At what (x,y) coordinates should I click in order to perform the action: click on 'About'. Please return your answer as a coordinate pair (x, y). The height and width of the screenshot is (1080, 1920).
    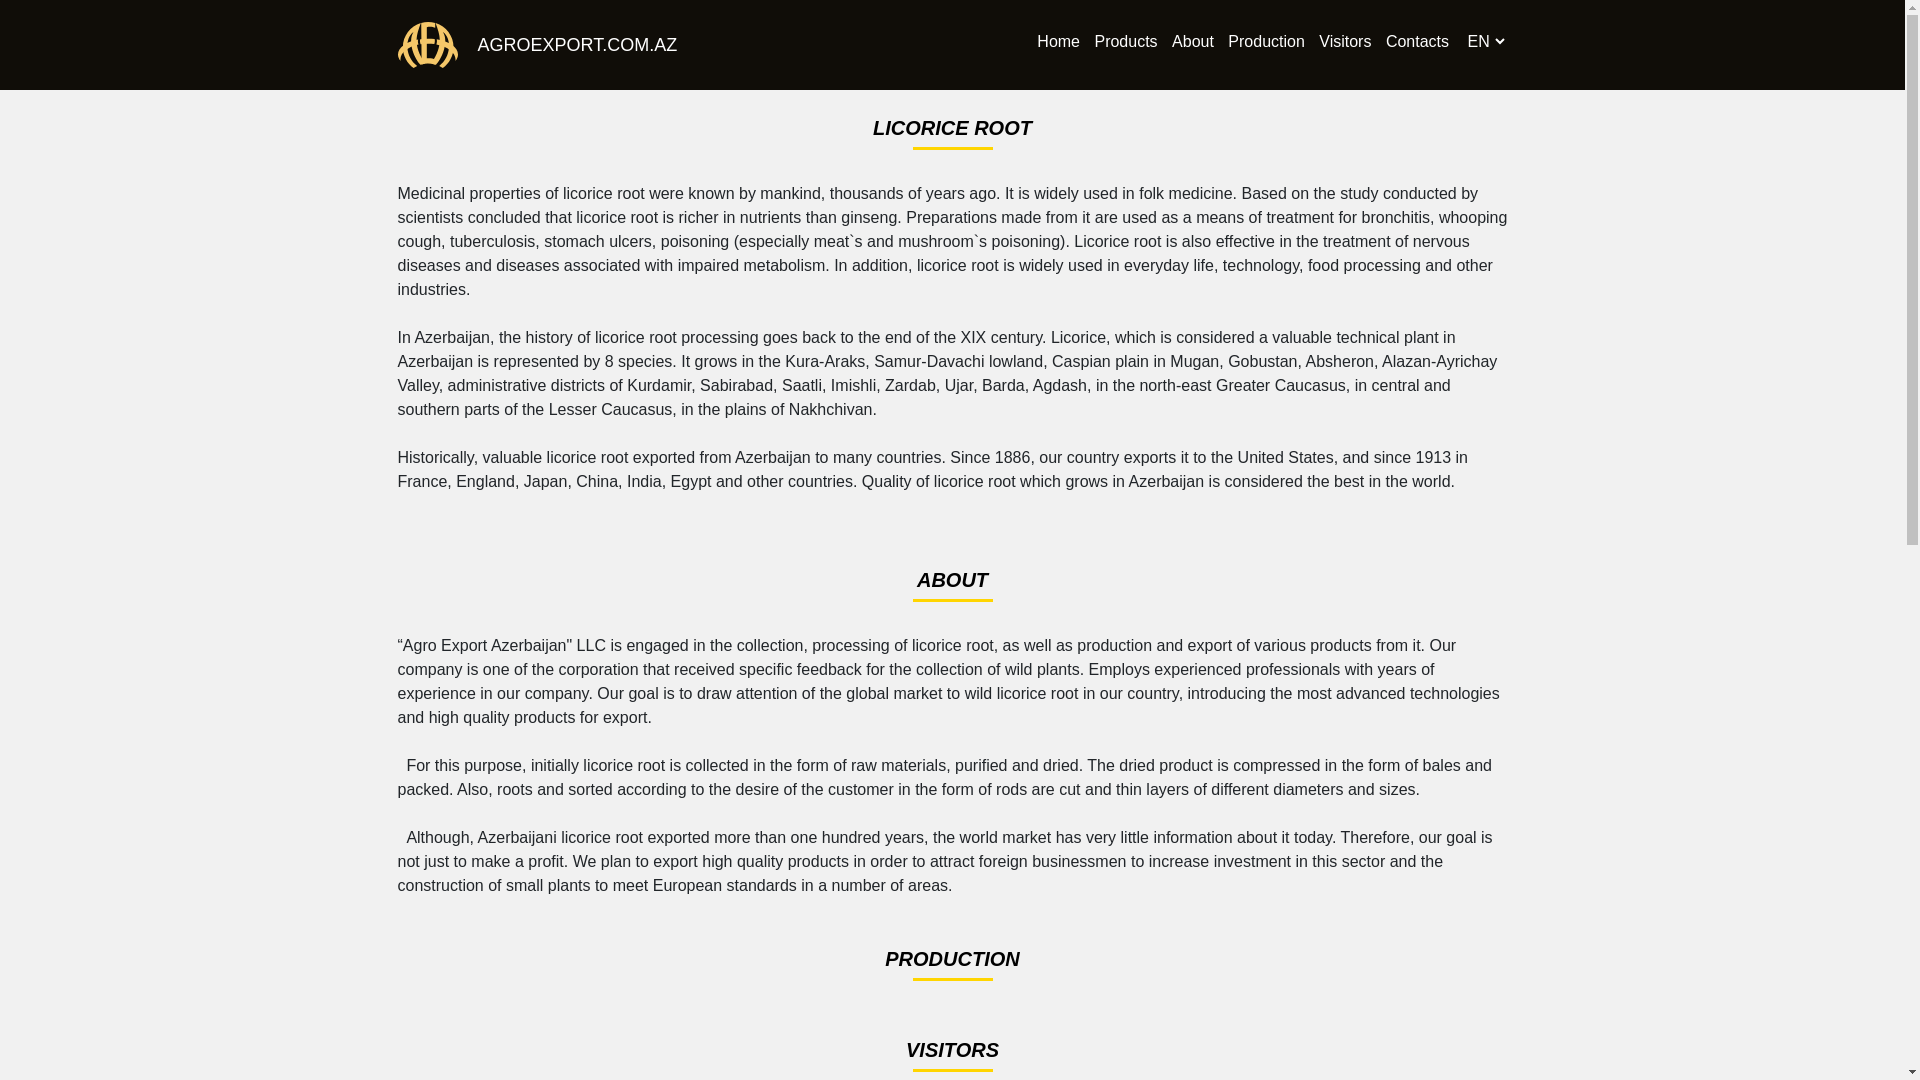
    Looking at the image, I should click on (1193, 43).